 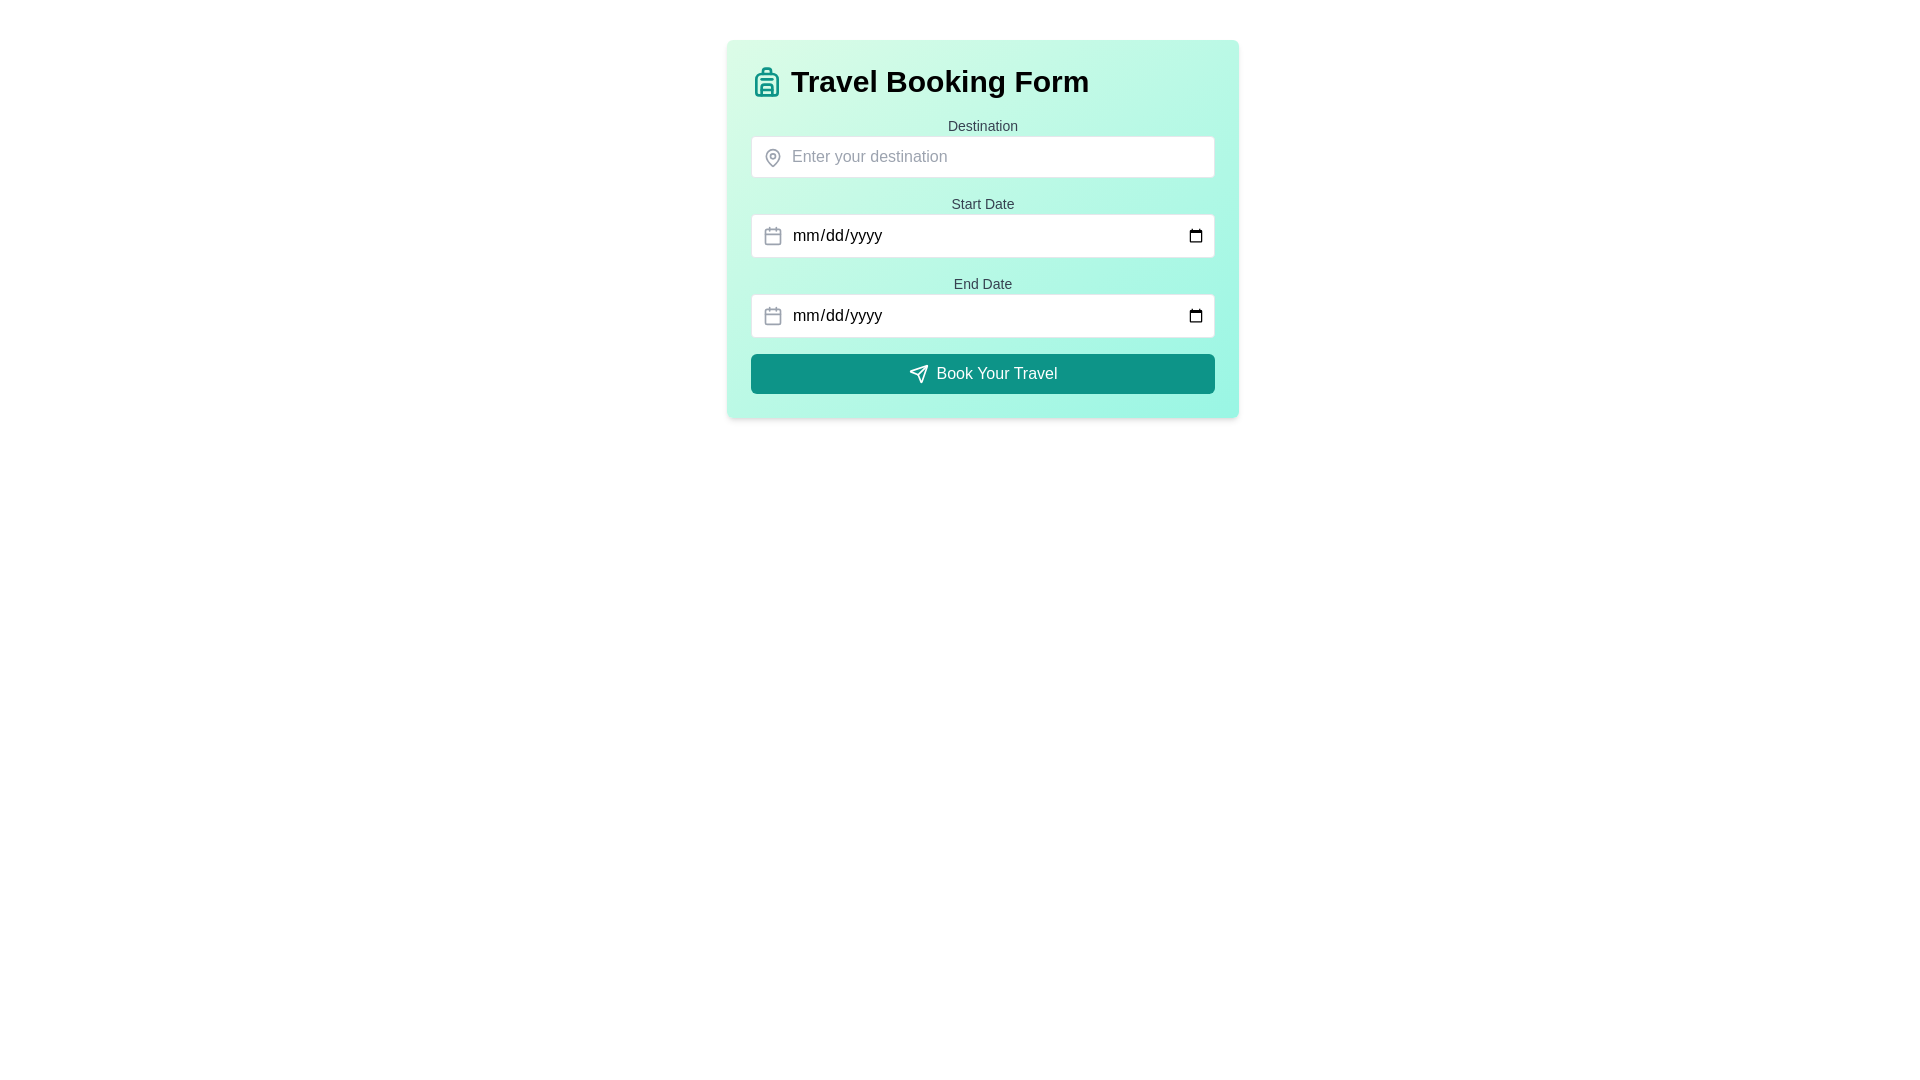 I want to click on the travel-related icon positioned to the left of the 'Travel Booking Form' text in the header row, so click(x=766, y=80).